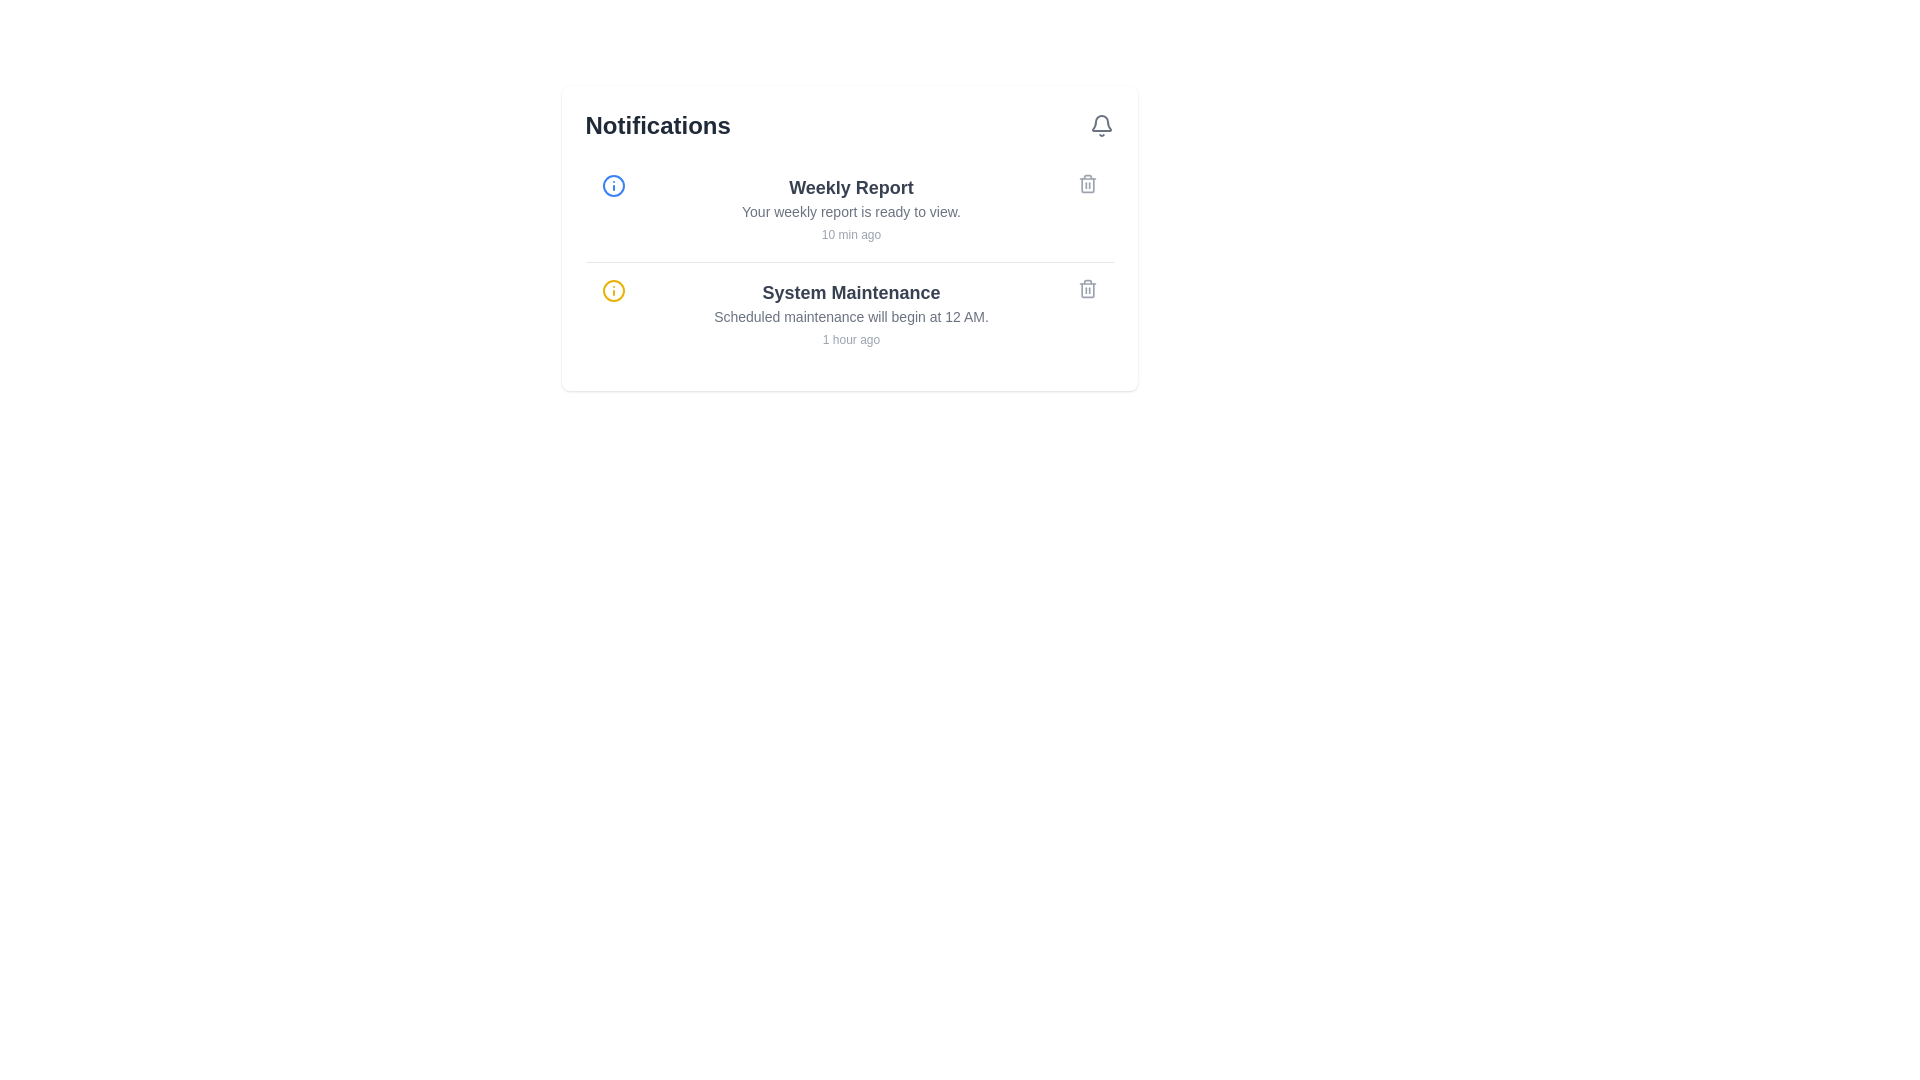 The width and height of the screenshot is (1920, 1080). Describe the element at coordinates (1100, 126) in the screenshot. I see `the notification icon located at the top-right corner of the Notifications section` at that location.